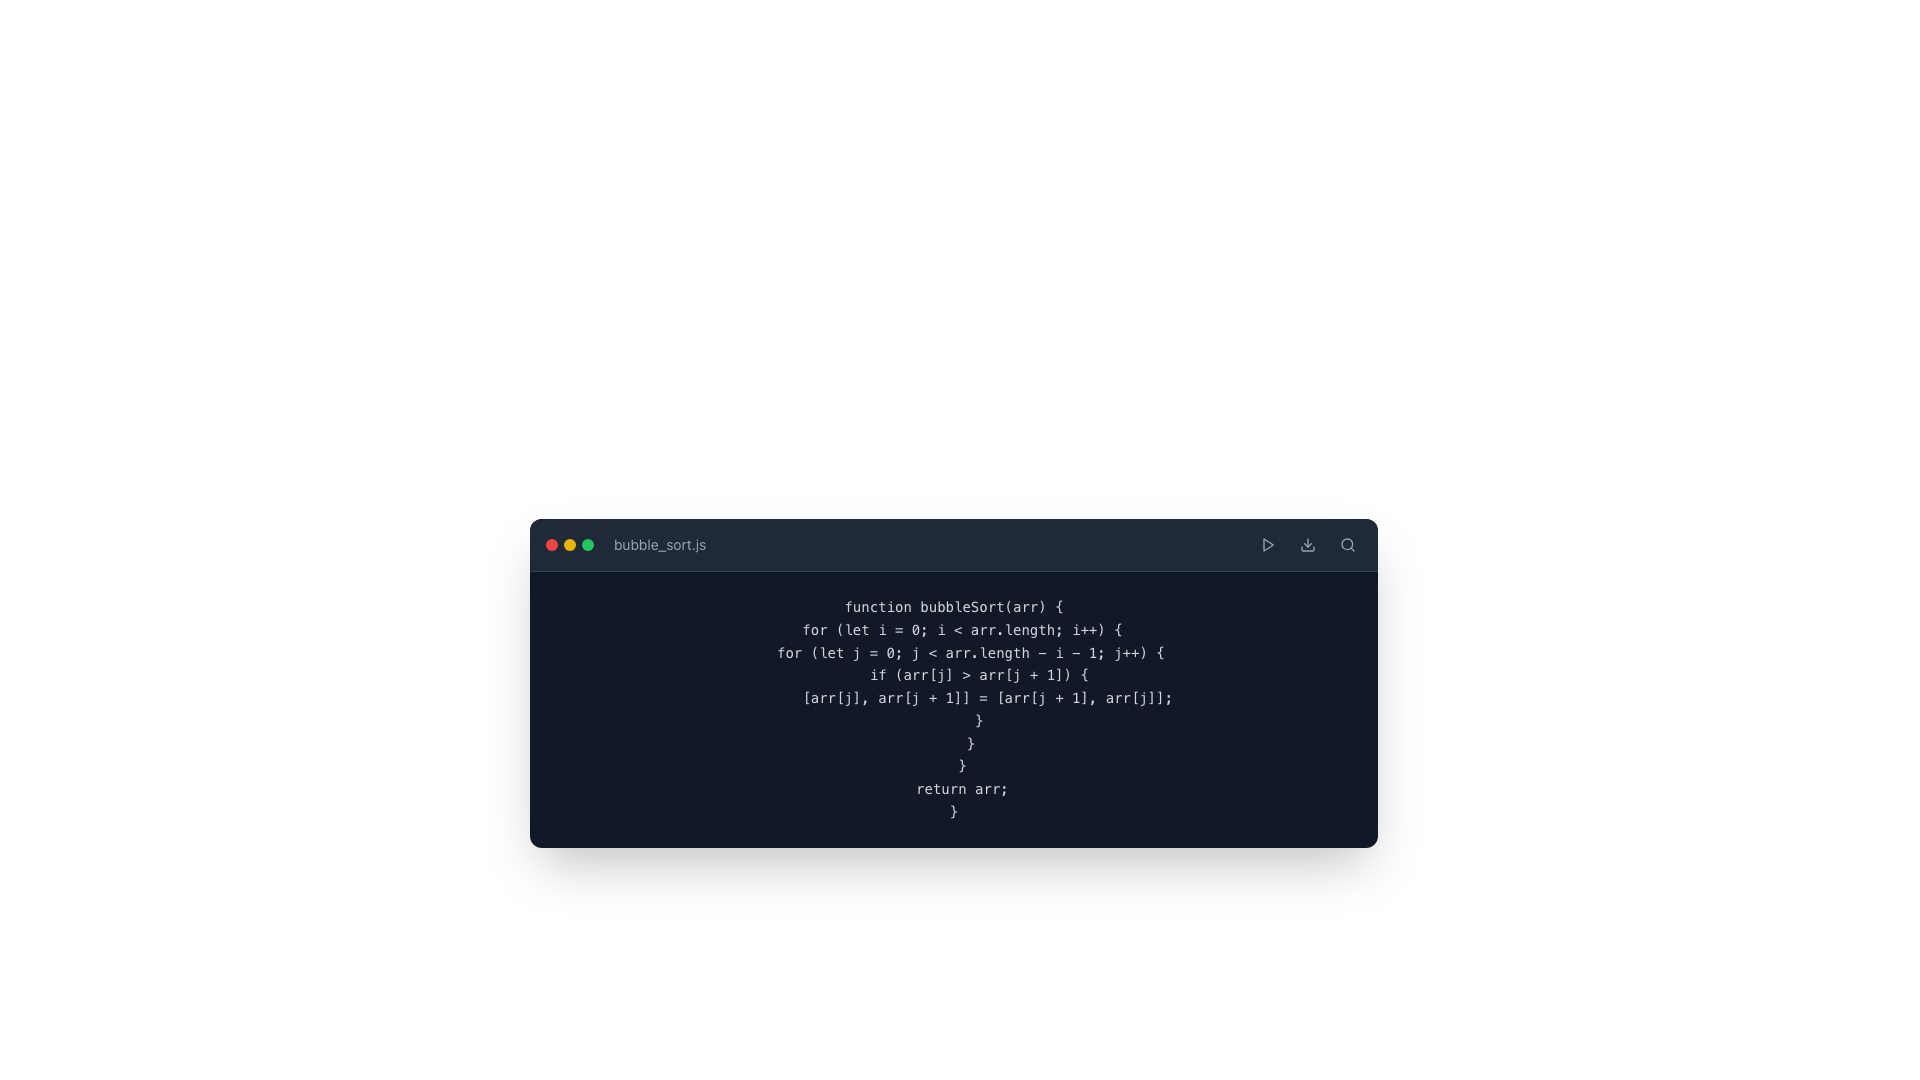  I want to click on text label indicating the filename or title of the currently opened file, located in the top-left corner of the header section above the code editor, to the right of the three colored dots, so click(660, 544).